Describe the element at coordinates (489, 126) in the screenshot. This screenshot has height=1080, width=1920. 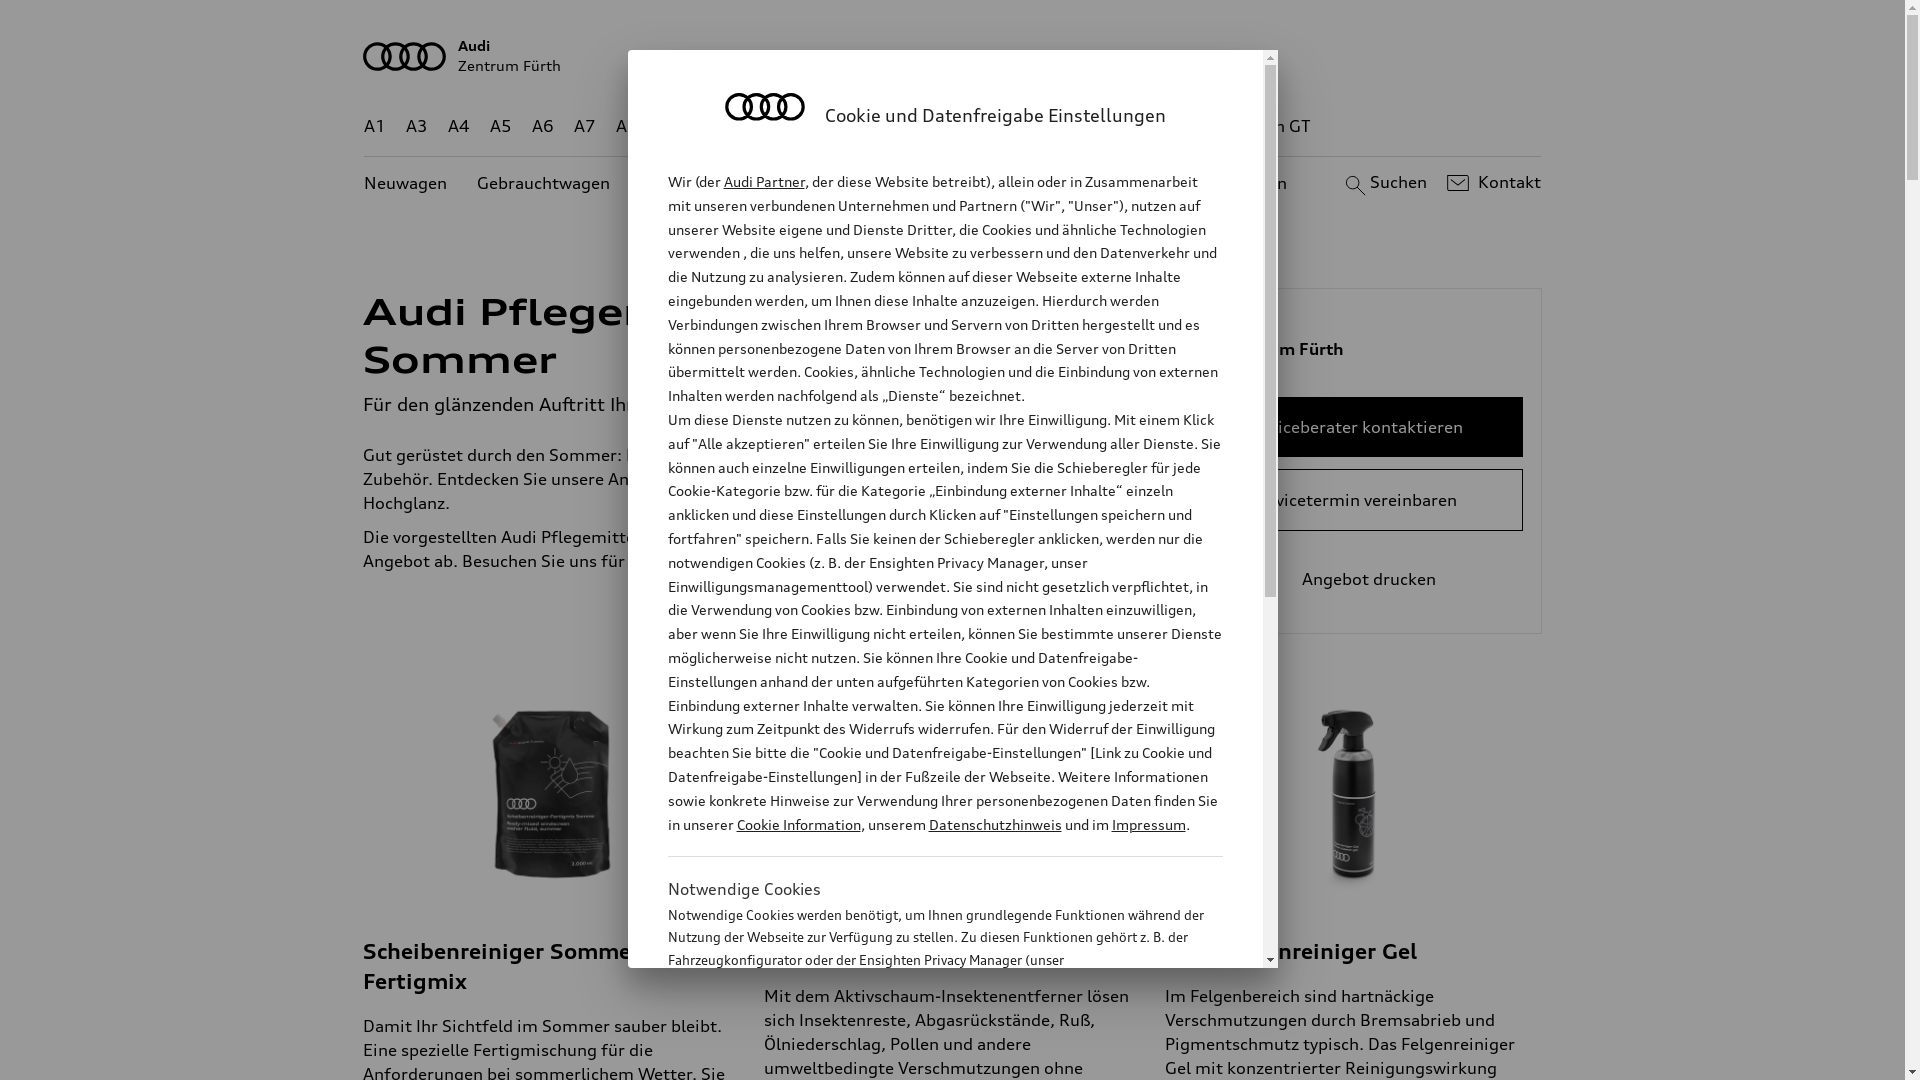
I see `'A5'` at that location.